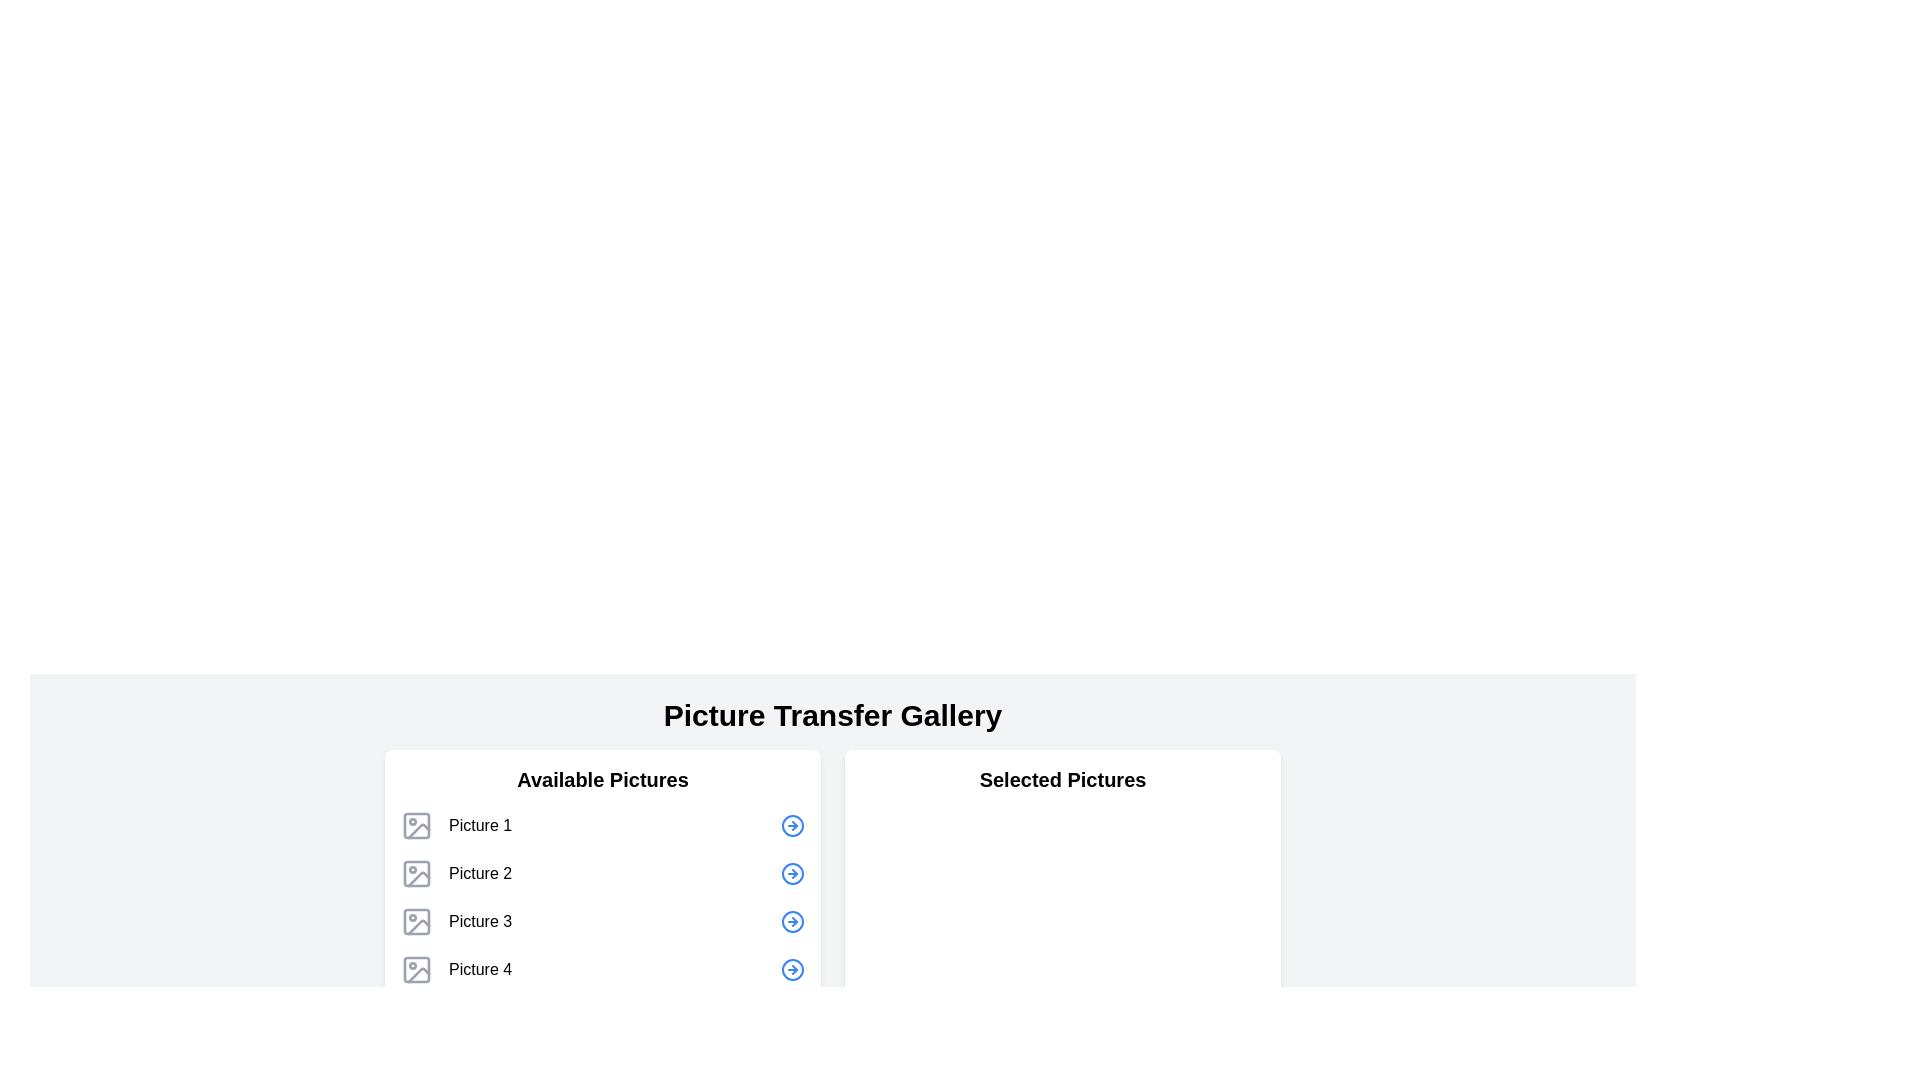  Describe the element at coordinates (791, 873) in the screenshot. I see `the circular arrow icon pointing to the right, styled in blue, located next to 'Picture 2' in the 'Available Pictures' section` at that location.